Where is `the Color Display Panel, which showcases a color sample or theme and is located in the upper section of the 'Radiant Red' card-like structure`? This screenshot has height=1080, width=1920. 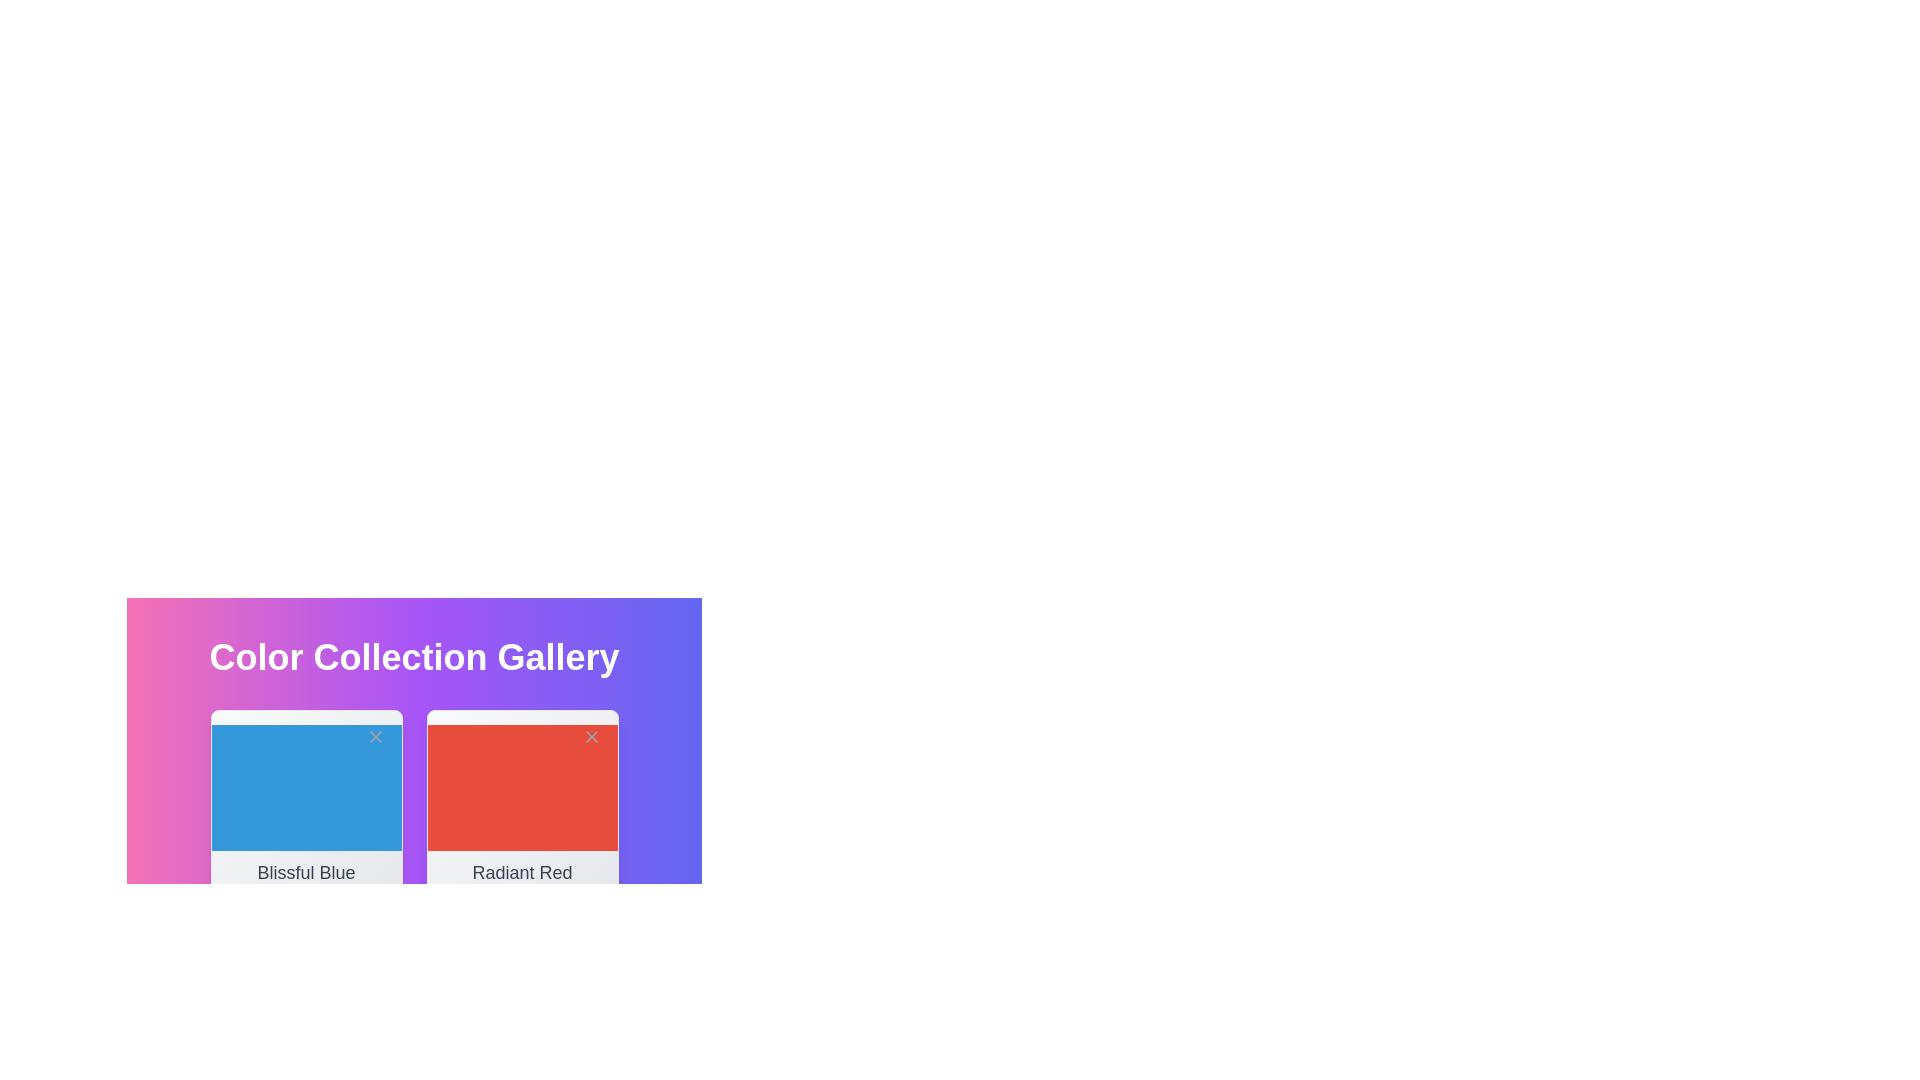
the Color Display Panel, which showcases a color sample or theme and is located in the upper section of the 'Radiant Red' card-like structure is located at coordinates (522, 786).